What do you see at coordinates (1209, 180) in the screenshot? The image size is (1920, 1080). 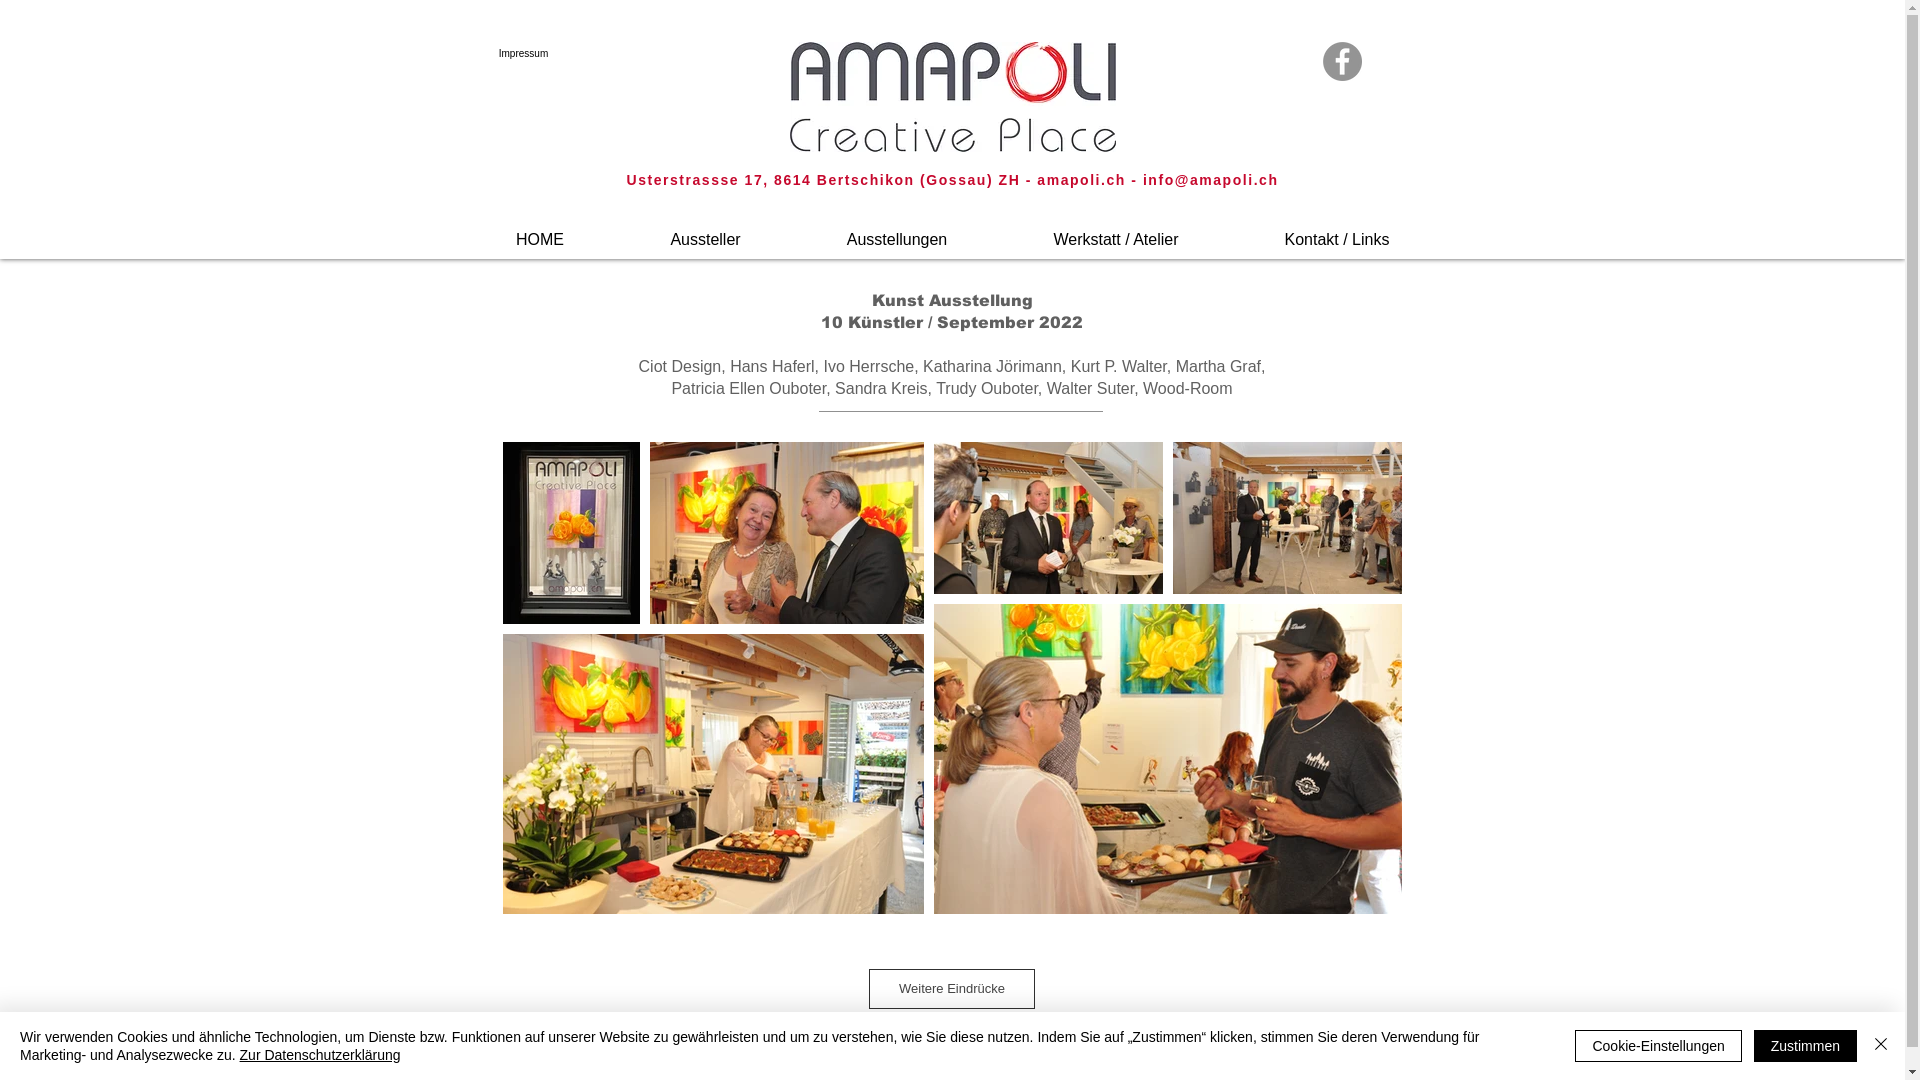 I see `'info@amapoli.ch'` at bounding box center [1209, 180].